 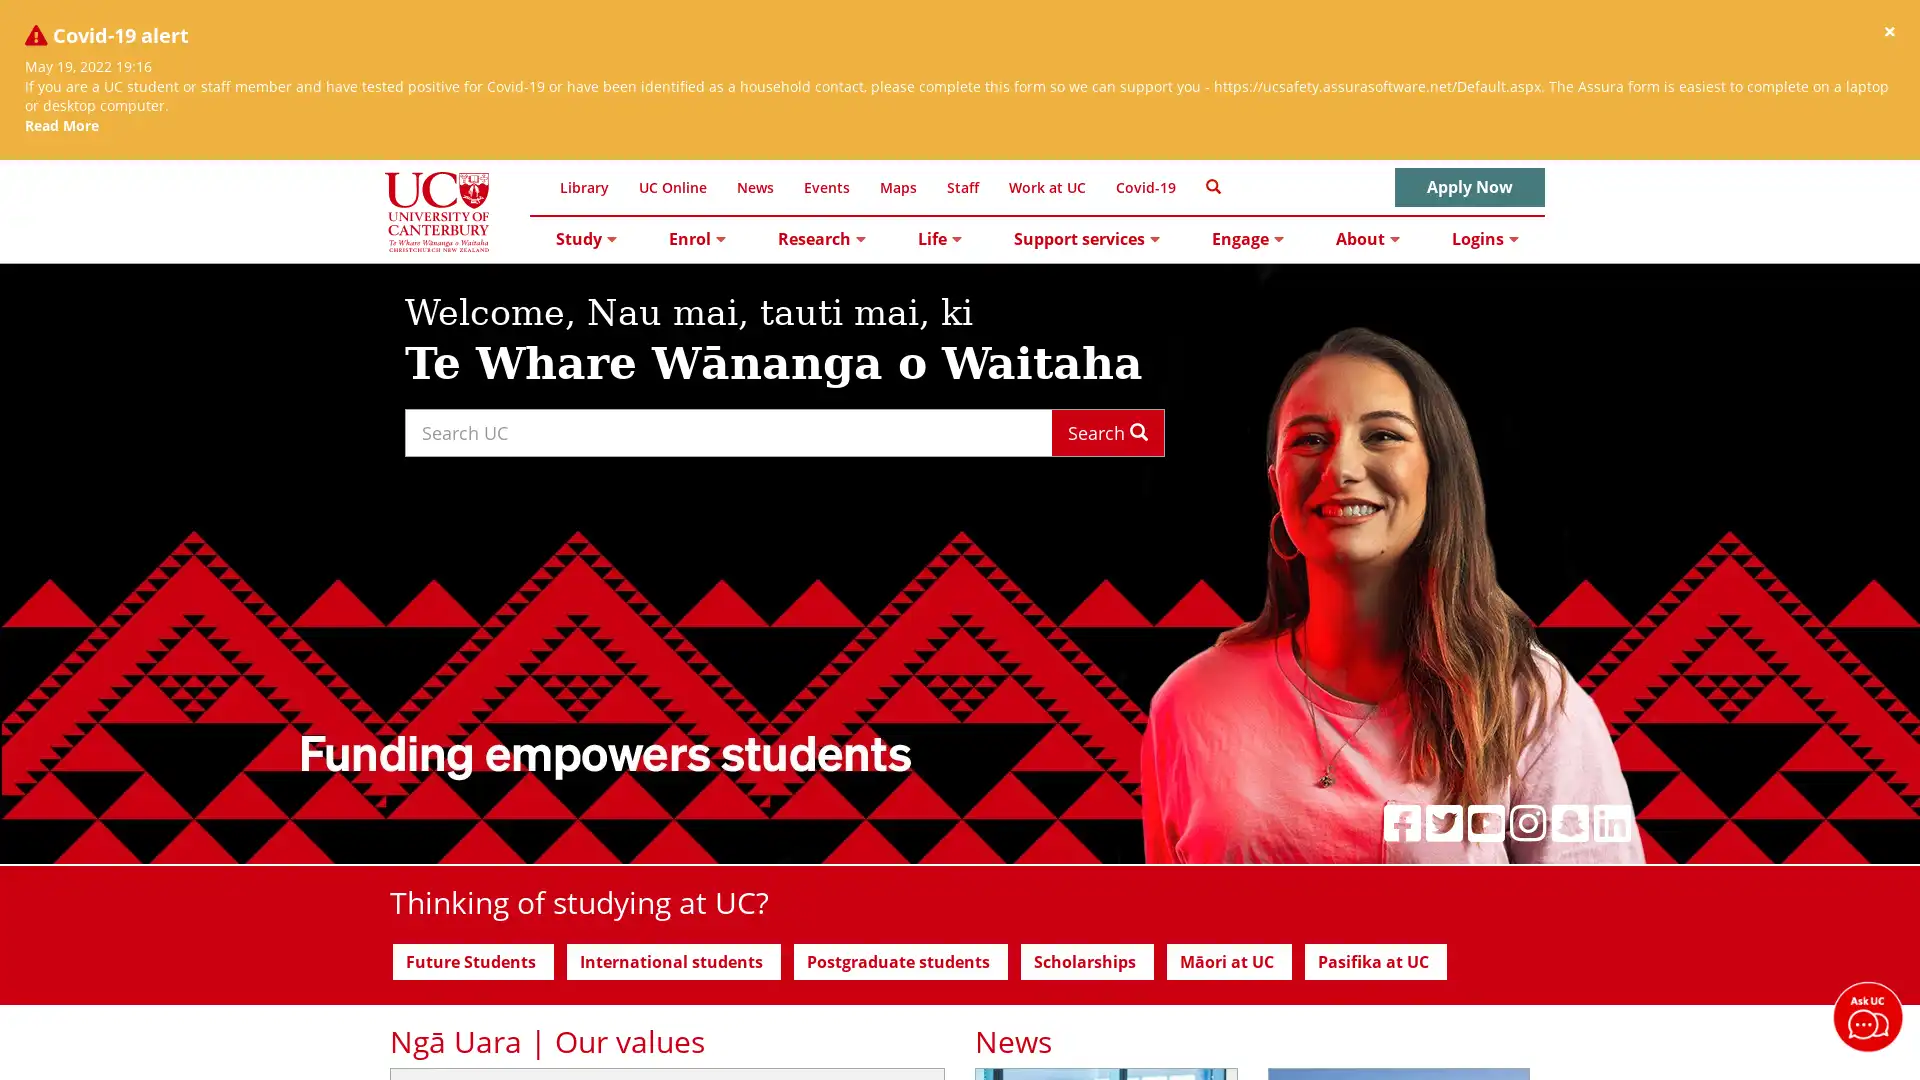 What do you see at coordinates (1469, 187) in the screenshot?
I see `Apply Now` at bounding box center [1469, 187].